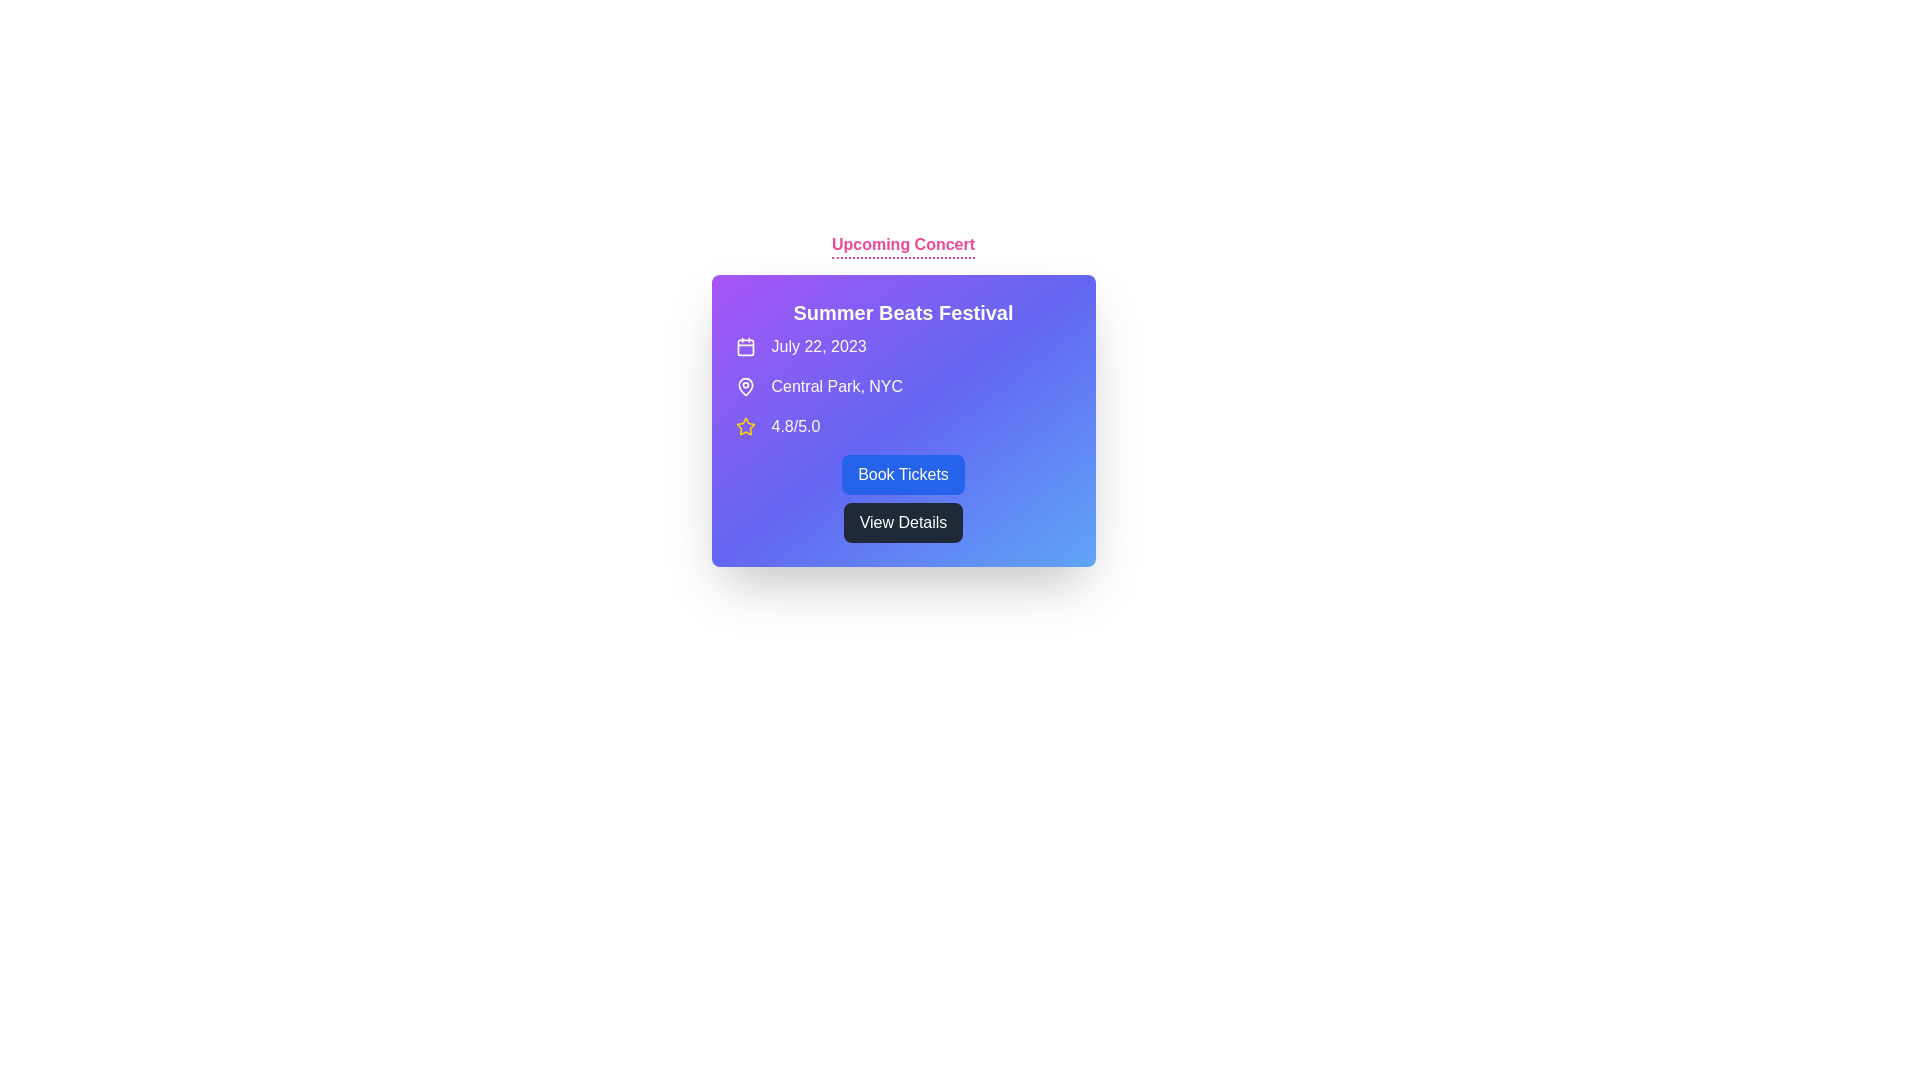  I want to click on the interactive button located beneath the 'Summer Beats Festival' text to book tickets, so click(902, 474).